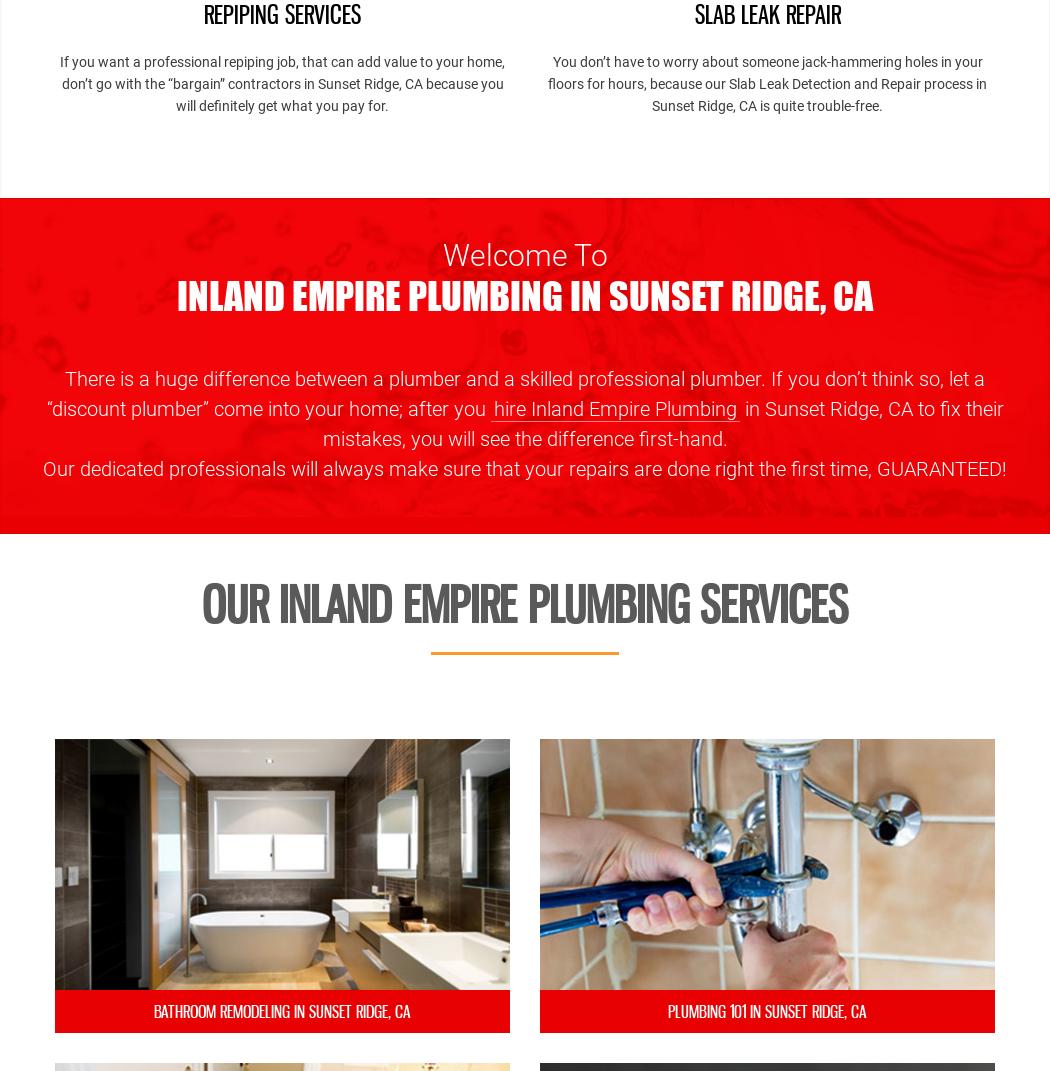 This screenshot has height=1071, width=1050. I want to click on 'hire Inland Empire Plumbing', so click(491, 408).